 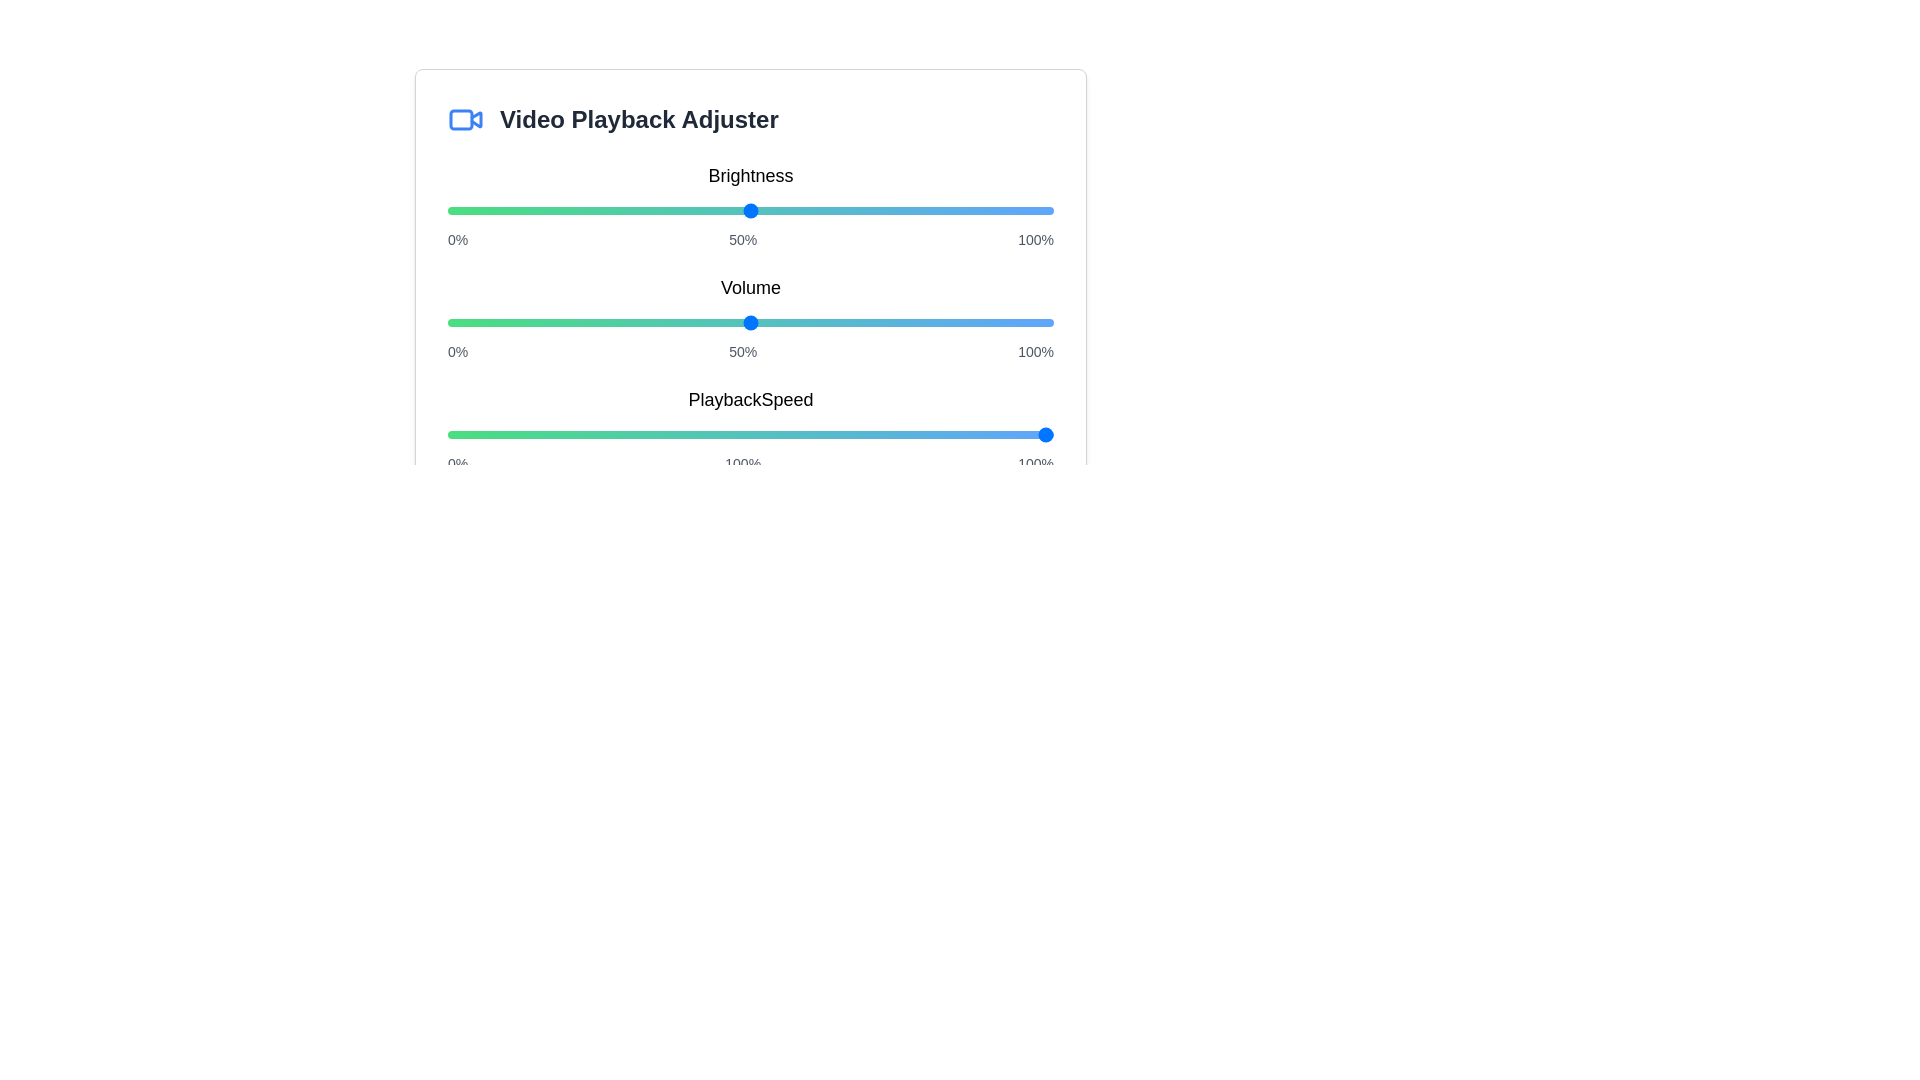 I want to click on the playback speed slider to 60%, so click(x=811, y=434).